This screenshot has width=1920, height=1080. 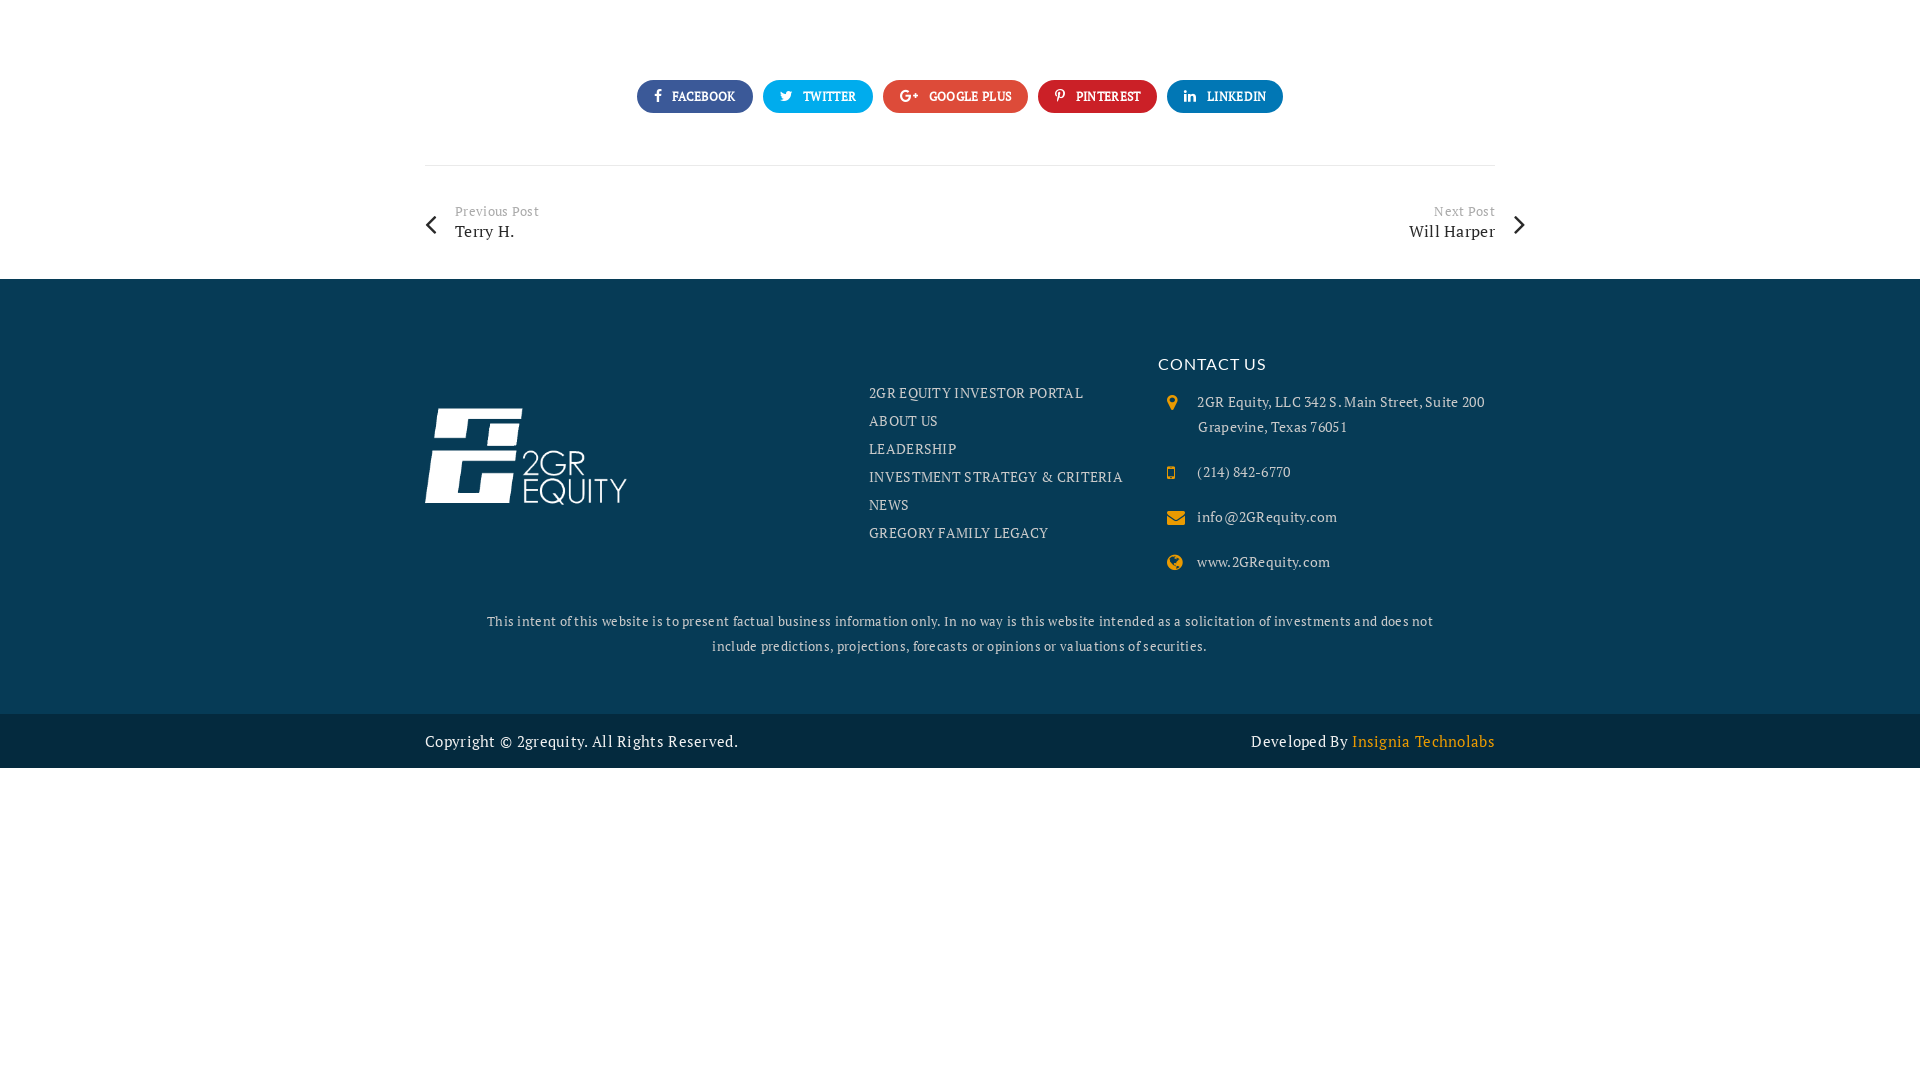 I want to click on '(214) 842-6770', so click(x=1242, y=471).